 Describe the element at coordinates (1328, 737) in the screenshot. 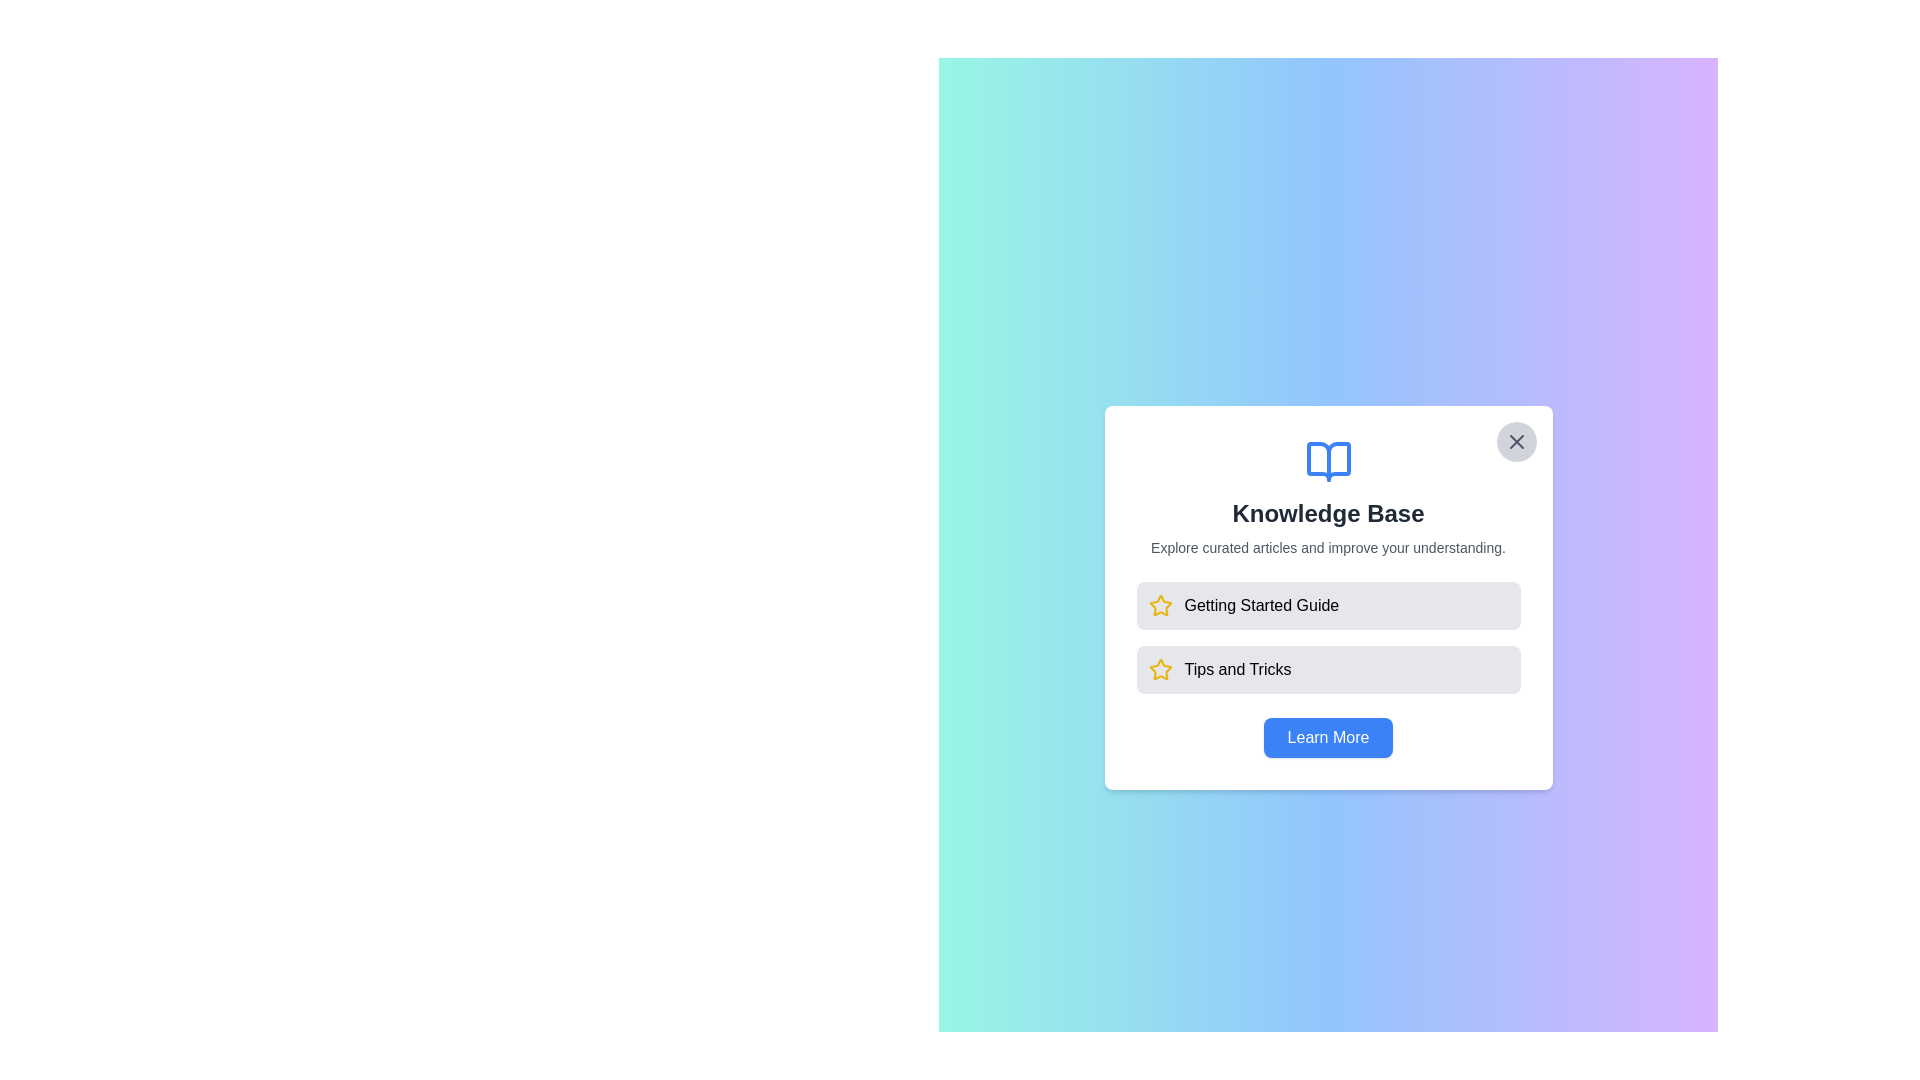

I see `the 'Learn More' button with a blue background and rounded corners at the bottom-center of the 'Knowledge Base' card to change its appearance` at that location.